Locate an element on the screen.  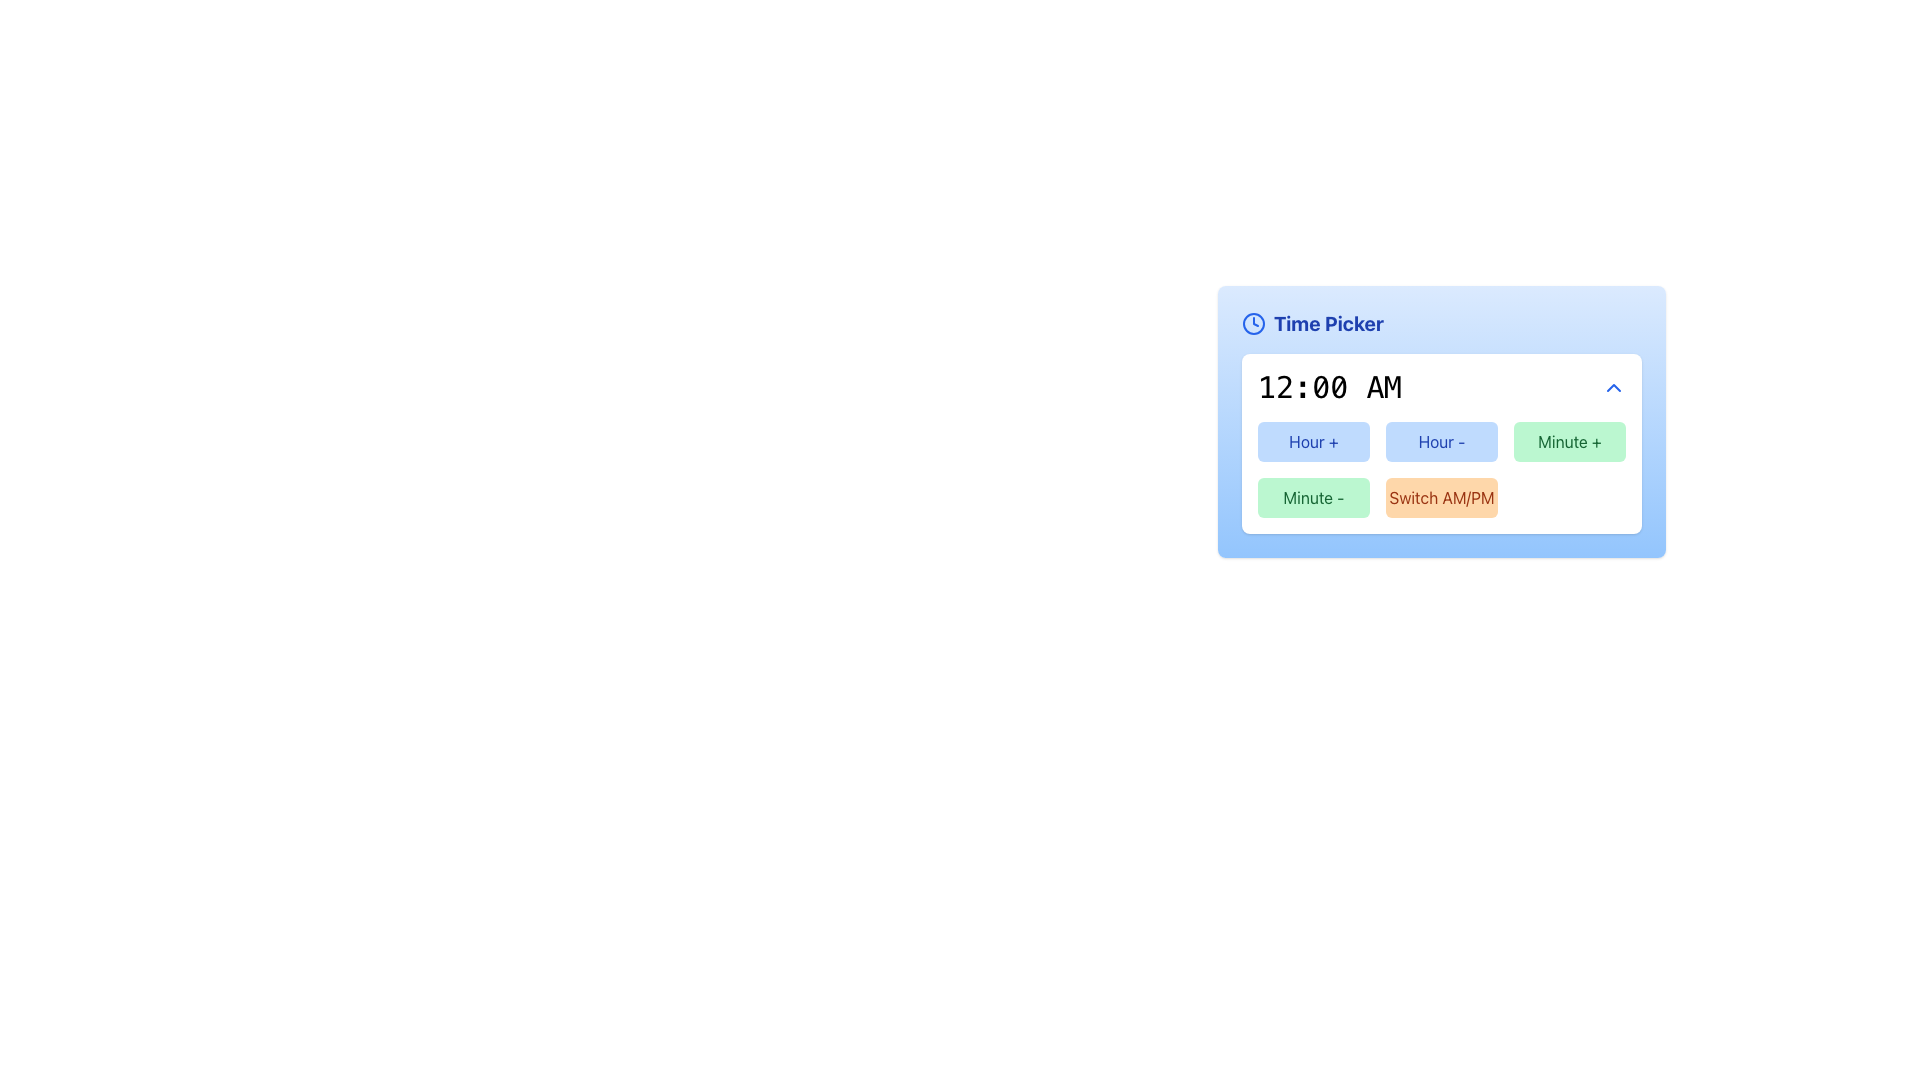
the AM/PM toggle button located in the second row and middle column of the button grid to switch between AM and PM states is located at coordinates (1441, 496).